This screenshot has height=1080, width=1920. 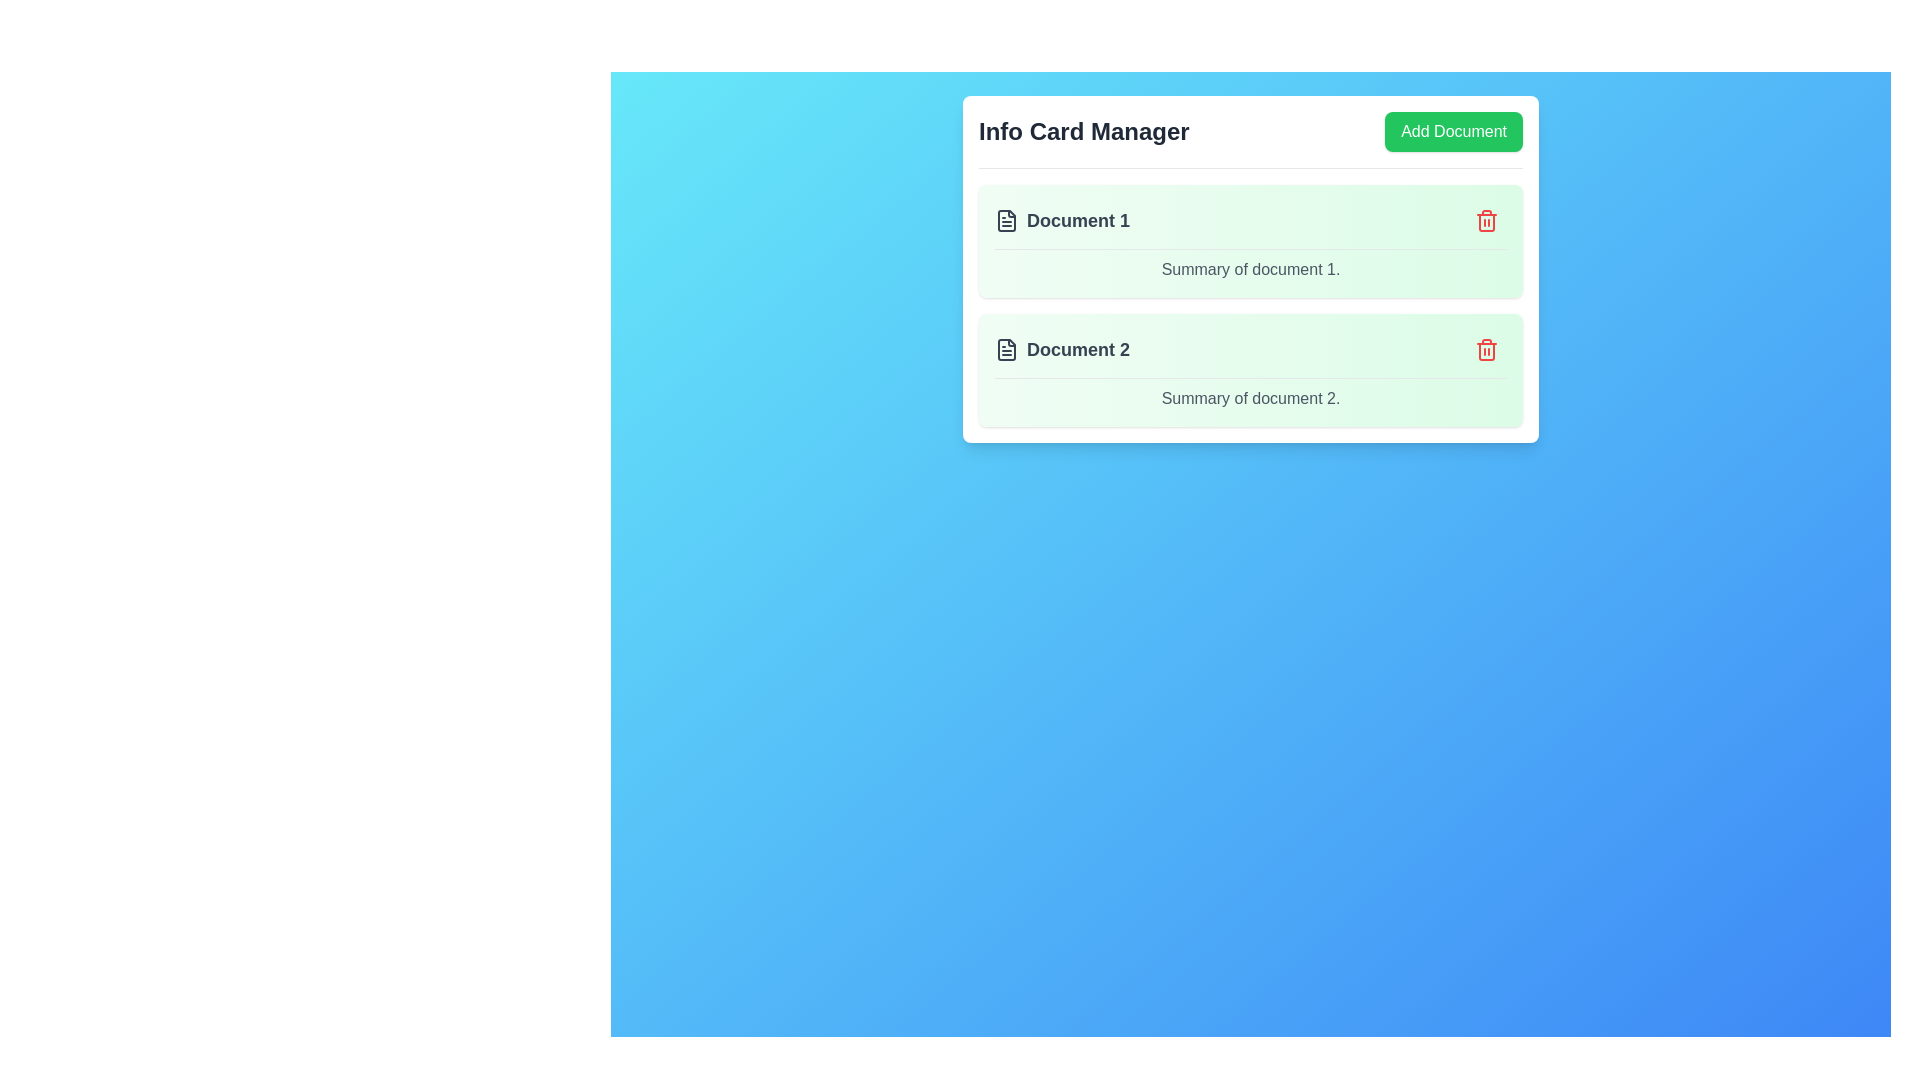 I want to click on the red trash bin icon button on the far-right side of the 'Document 1' list item, so click(x=1487, y=220).